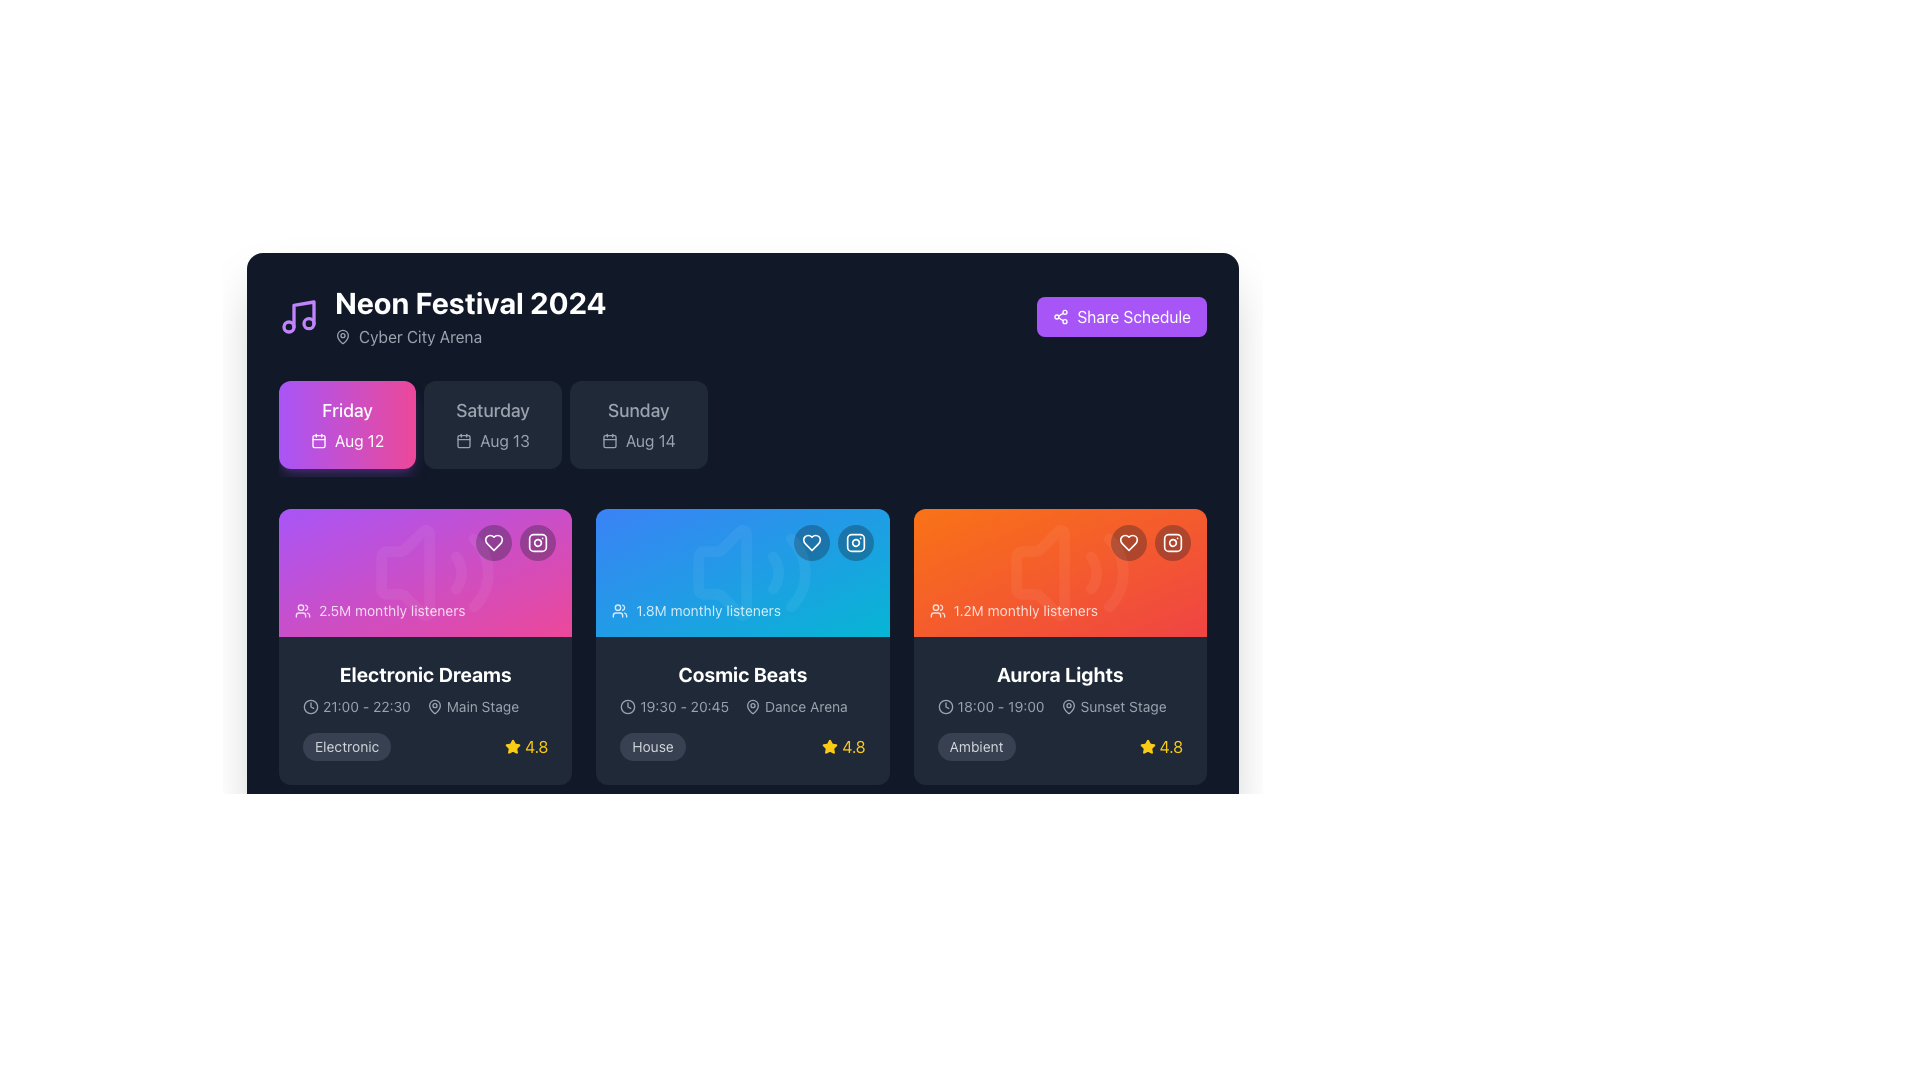 This screenshot has width=1920, height=1080. What do you see at coordinates (637, 423) in the screenshot?
I see `the button that allows users to select or view details for the date Sunday, August 14` at bounding box center [637, 423].